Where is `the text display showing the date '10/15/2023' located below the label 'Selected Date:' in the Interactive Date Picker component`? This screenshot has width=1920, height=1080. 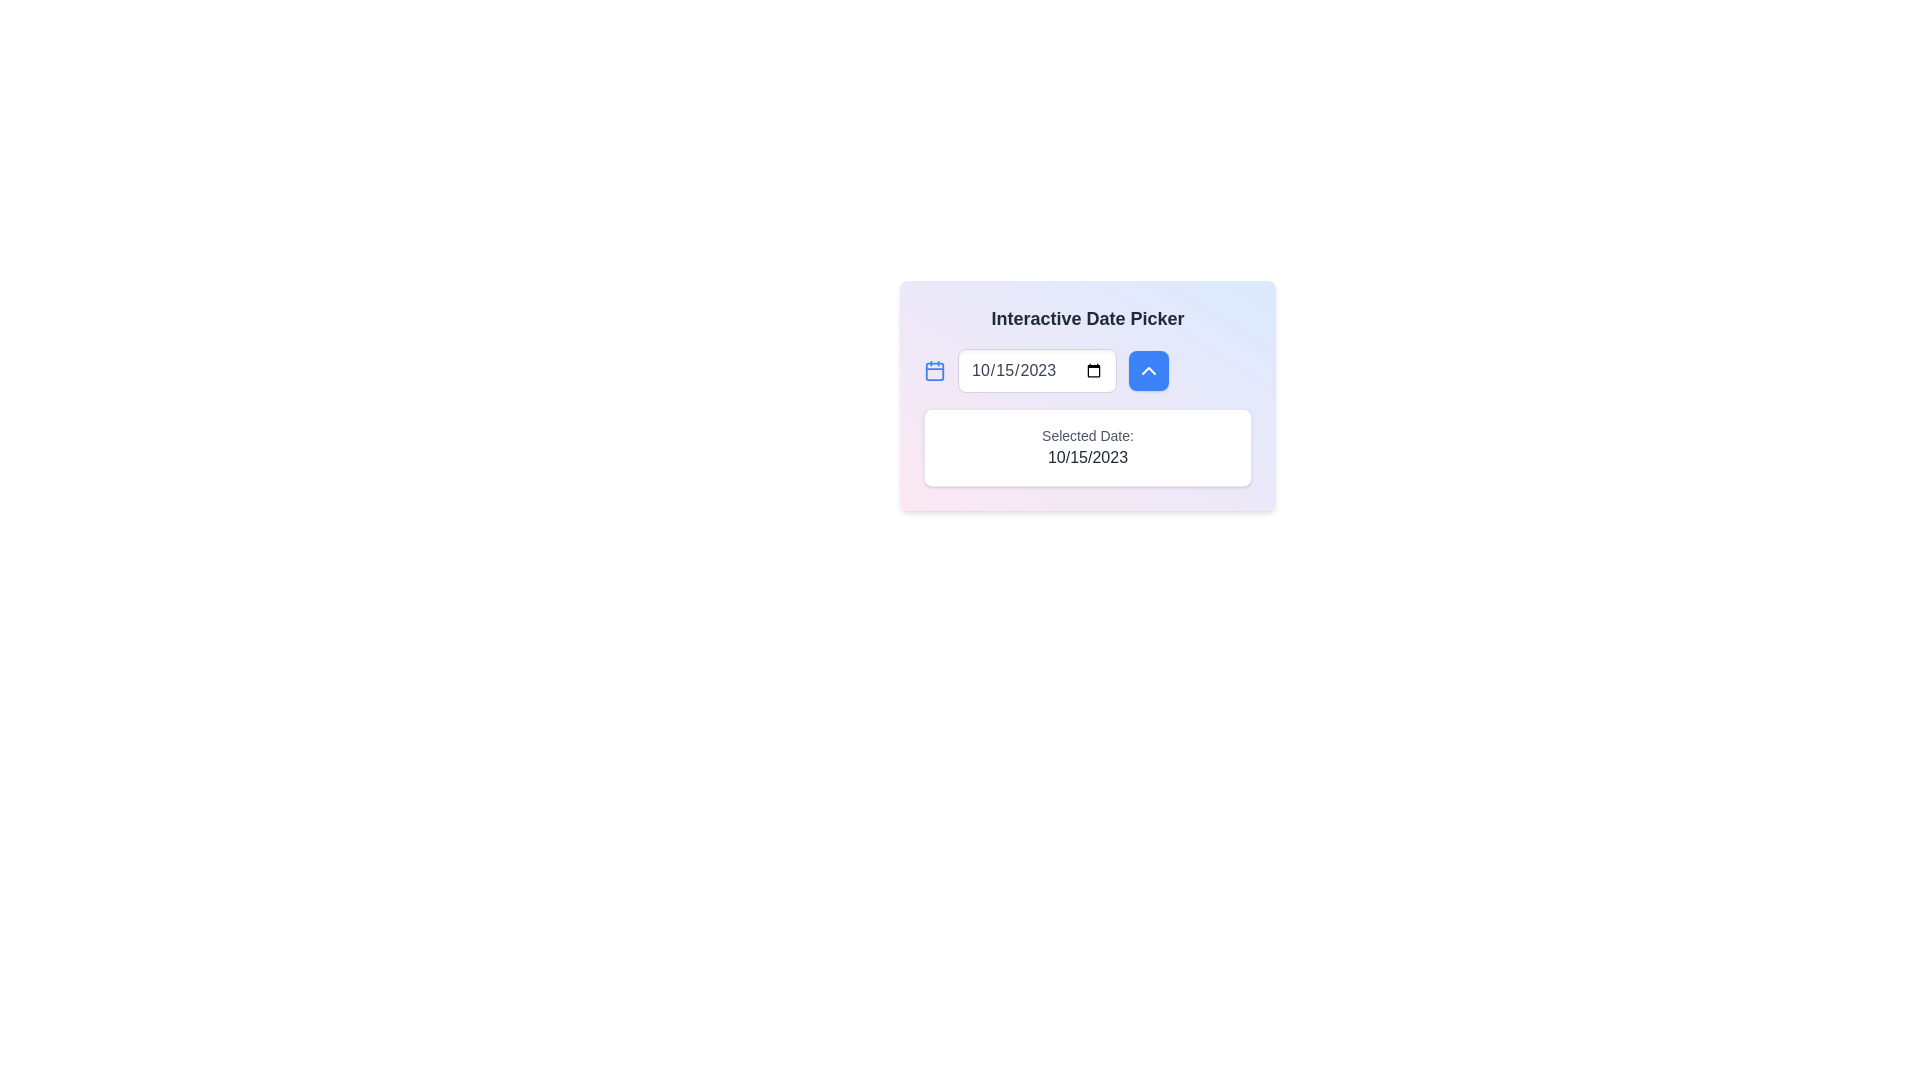 the text display showing the date '10/15/2023' located below the label 'Selected Date:' in the Interactive Date Picker component is located at coordinates (1087, 458).